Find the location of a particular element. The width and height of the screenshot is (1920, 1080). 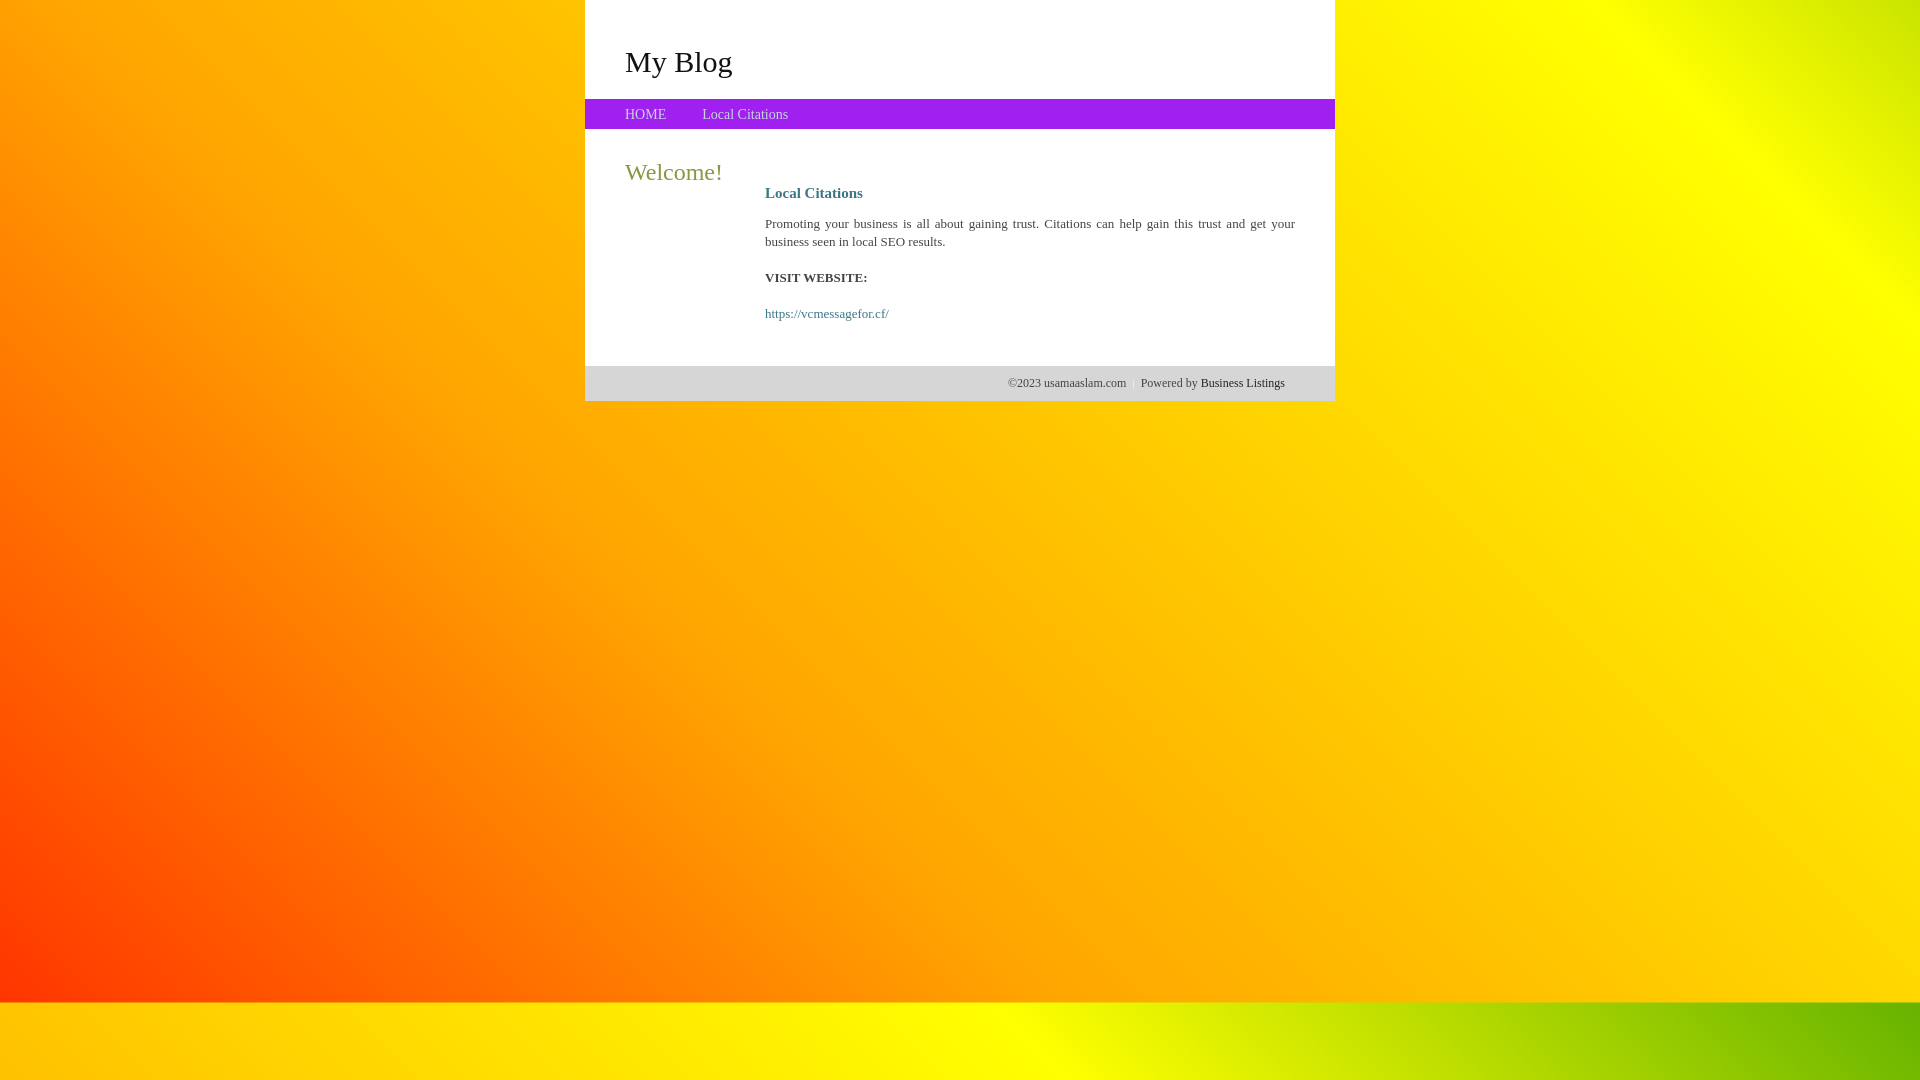

'Local Citations' is located at coordinates (743, 114).